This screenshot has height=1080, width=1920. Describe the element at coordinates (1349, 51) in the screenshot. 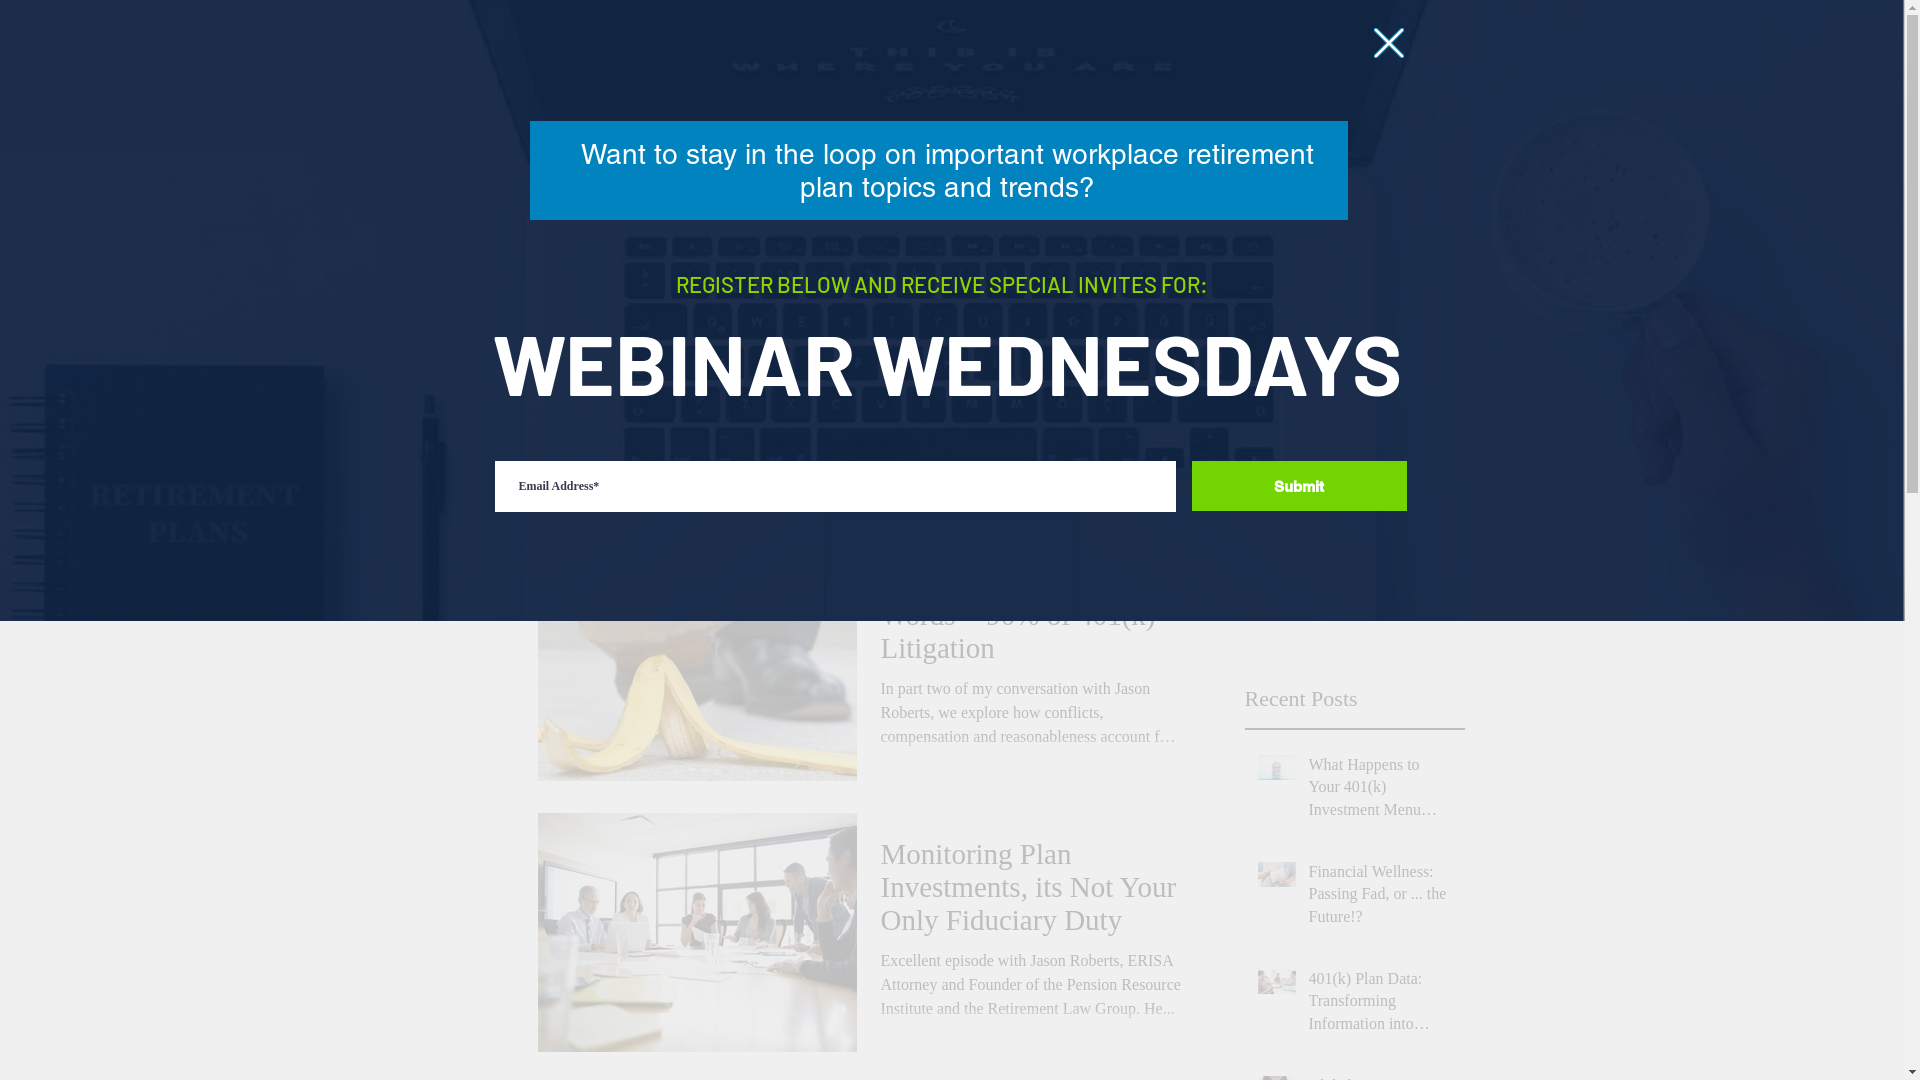

I see `'FEEDBACK'` at that location.